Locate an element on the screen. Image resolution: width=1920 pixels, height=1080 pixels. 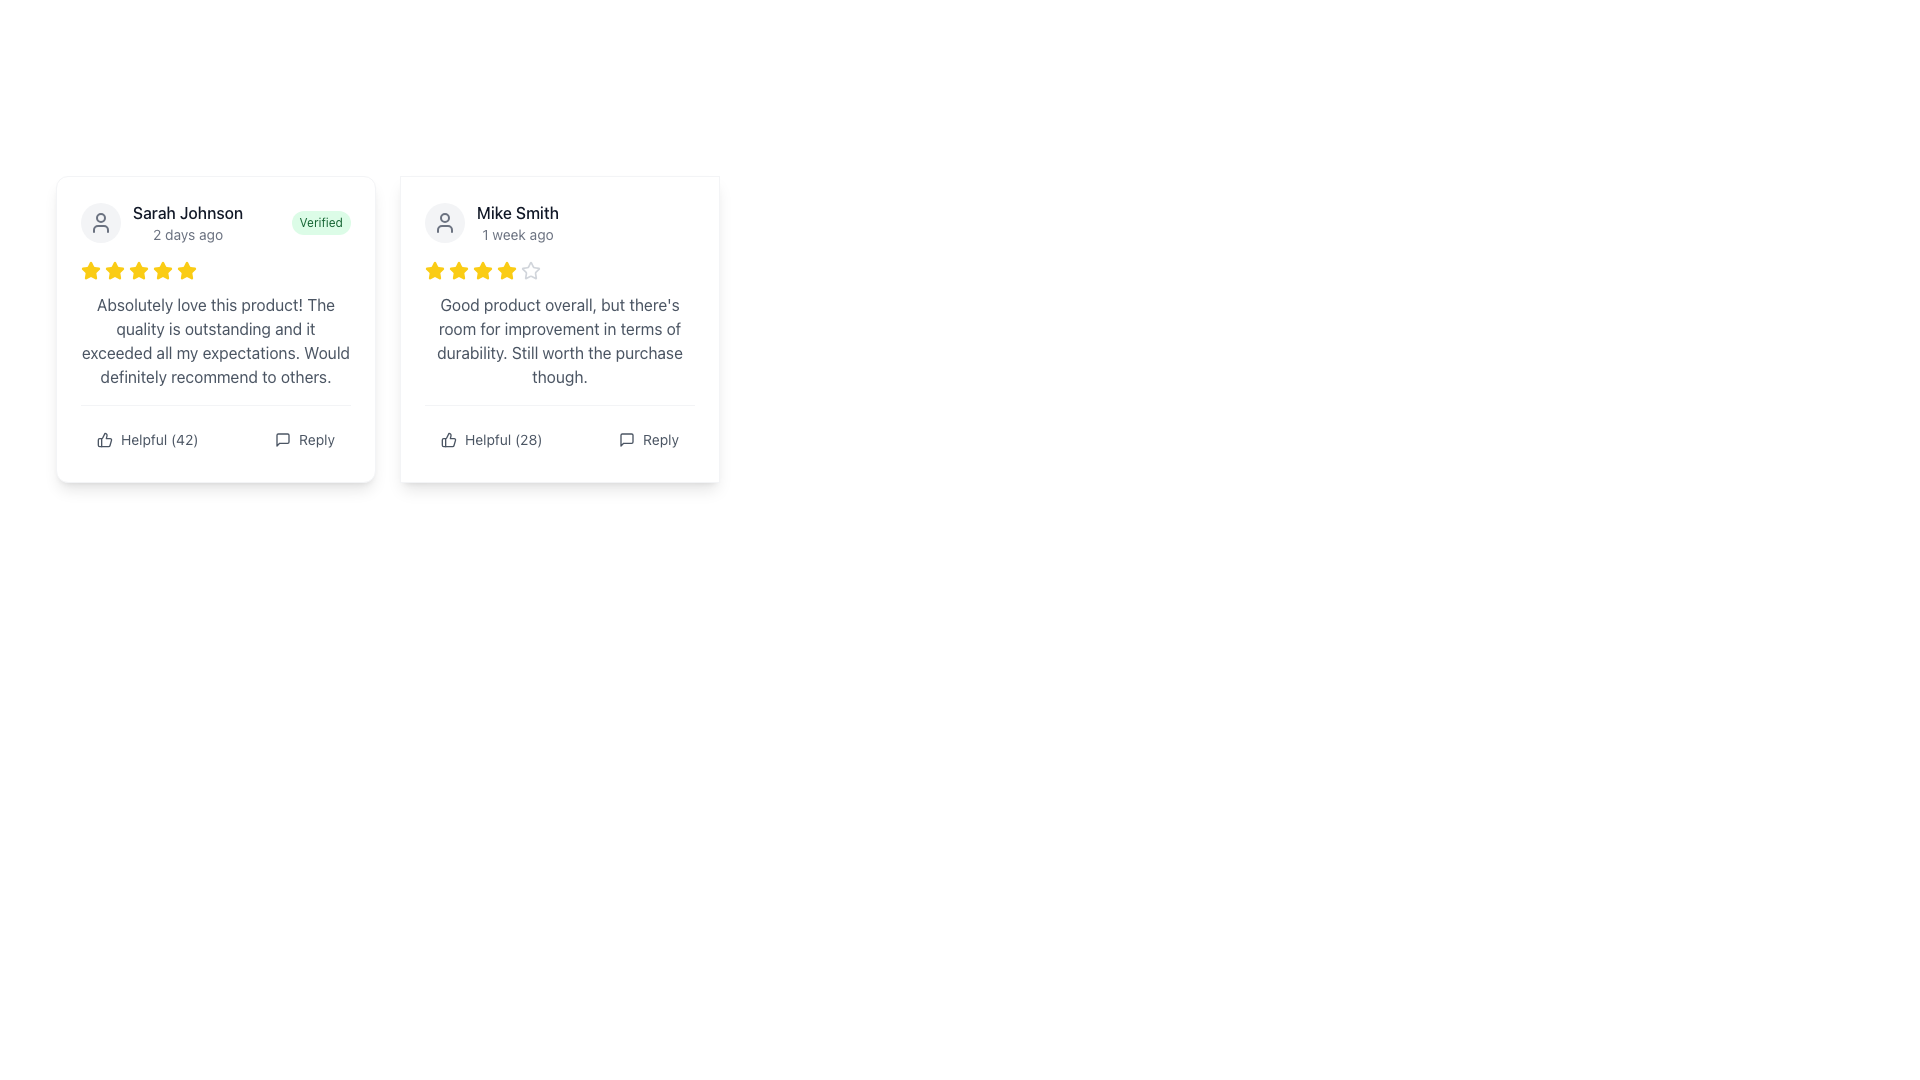
the username 'Sarah Johnson' in the user information panel is located at coordinates (216, 223).